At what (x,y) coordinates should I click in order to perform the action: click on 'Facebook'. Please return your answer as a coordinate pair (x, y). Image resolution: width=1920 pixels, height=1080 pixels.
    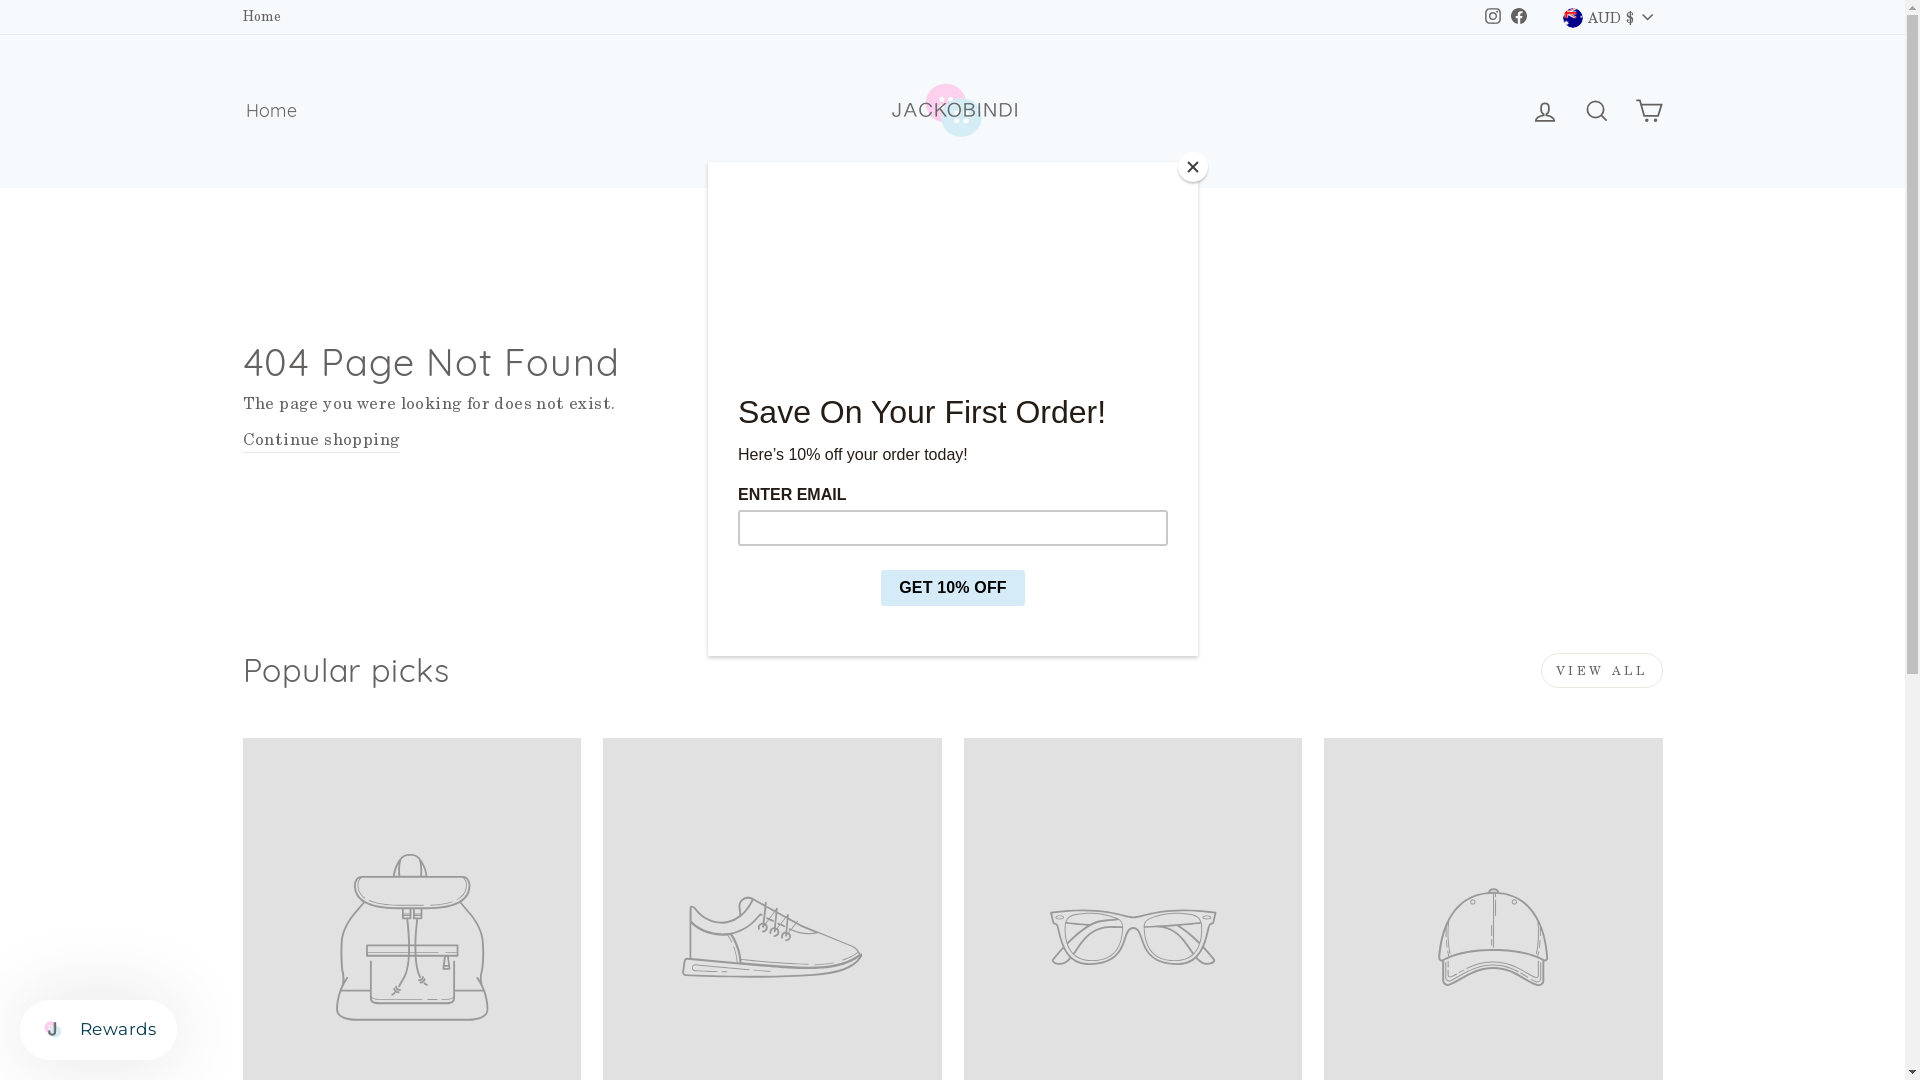
    Looking at the image, I should click on (1506, 16).